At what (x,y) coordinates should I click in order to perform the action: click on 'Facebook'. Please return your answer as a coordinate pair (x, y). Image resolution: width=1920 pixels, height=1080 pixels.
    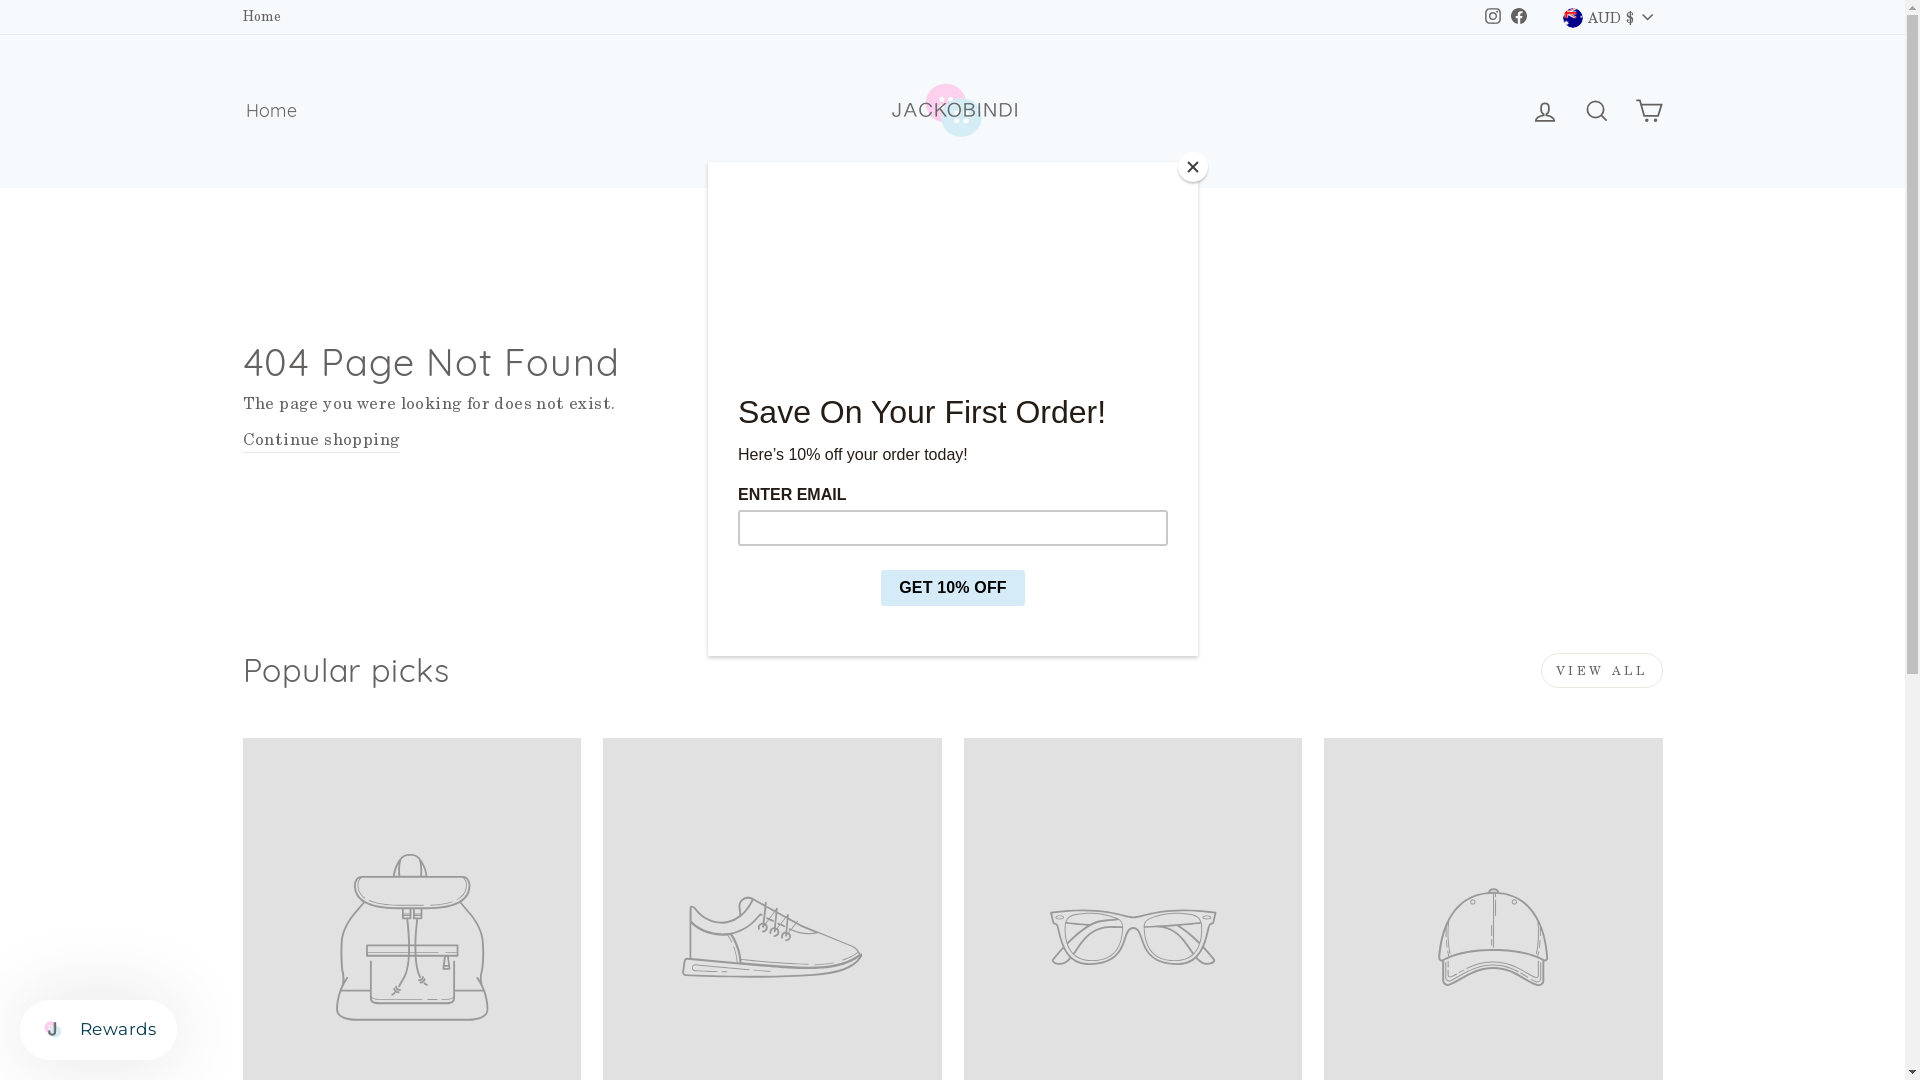
    Looking at the image, I should click on (1506, 16).